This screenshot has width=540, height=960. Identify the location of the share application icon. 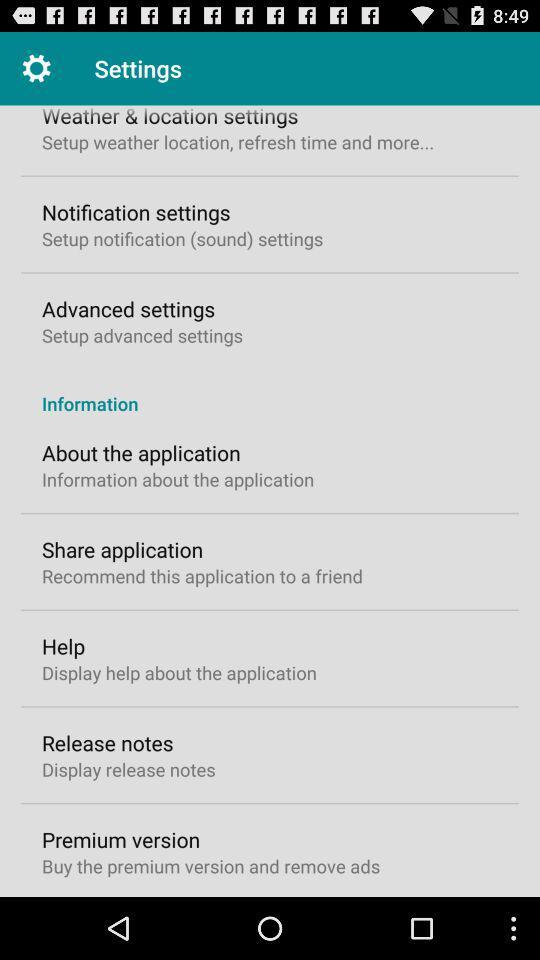
(122, 549).